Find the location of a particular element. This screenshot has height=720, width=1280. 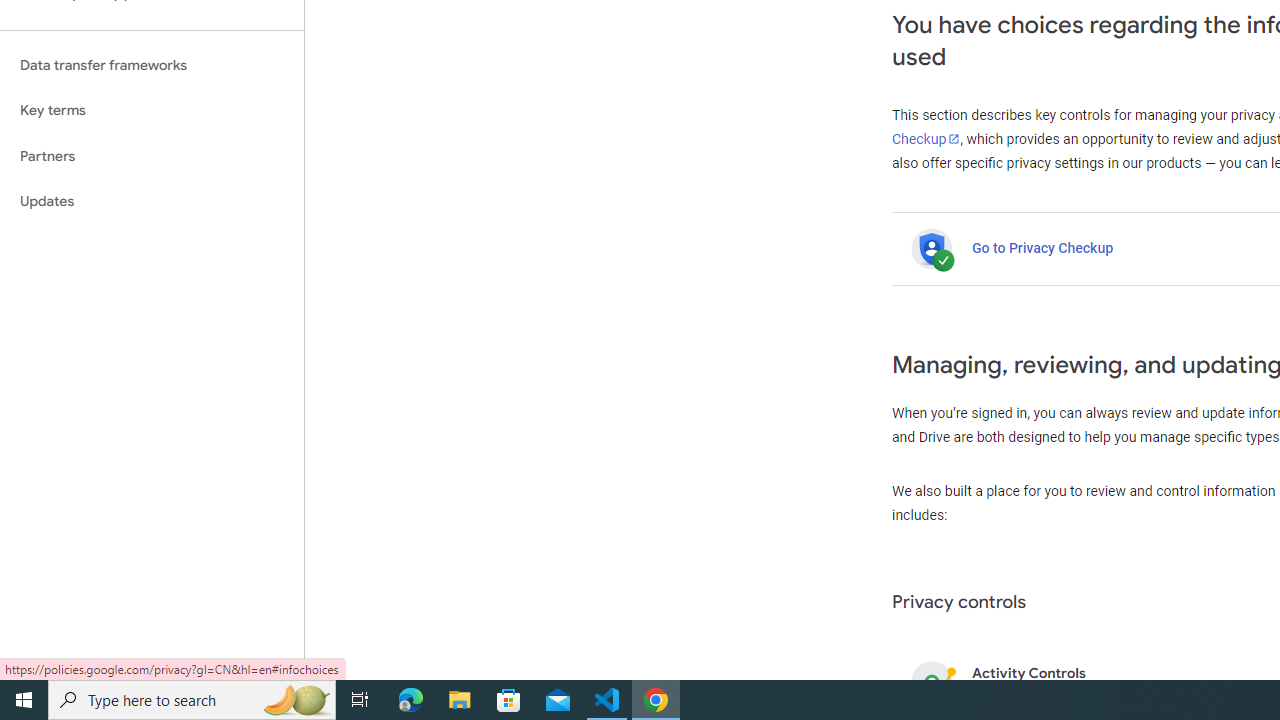

'Data transfer frameworks' is located at coordinates (151, 64).